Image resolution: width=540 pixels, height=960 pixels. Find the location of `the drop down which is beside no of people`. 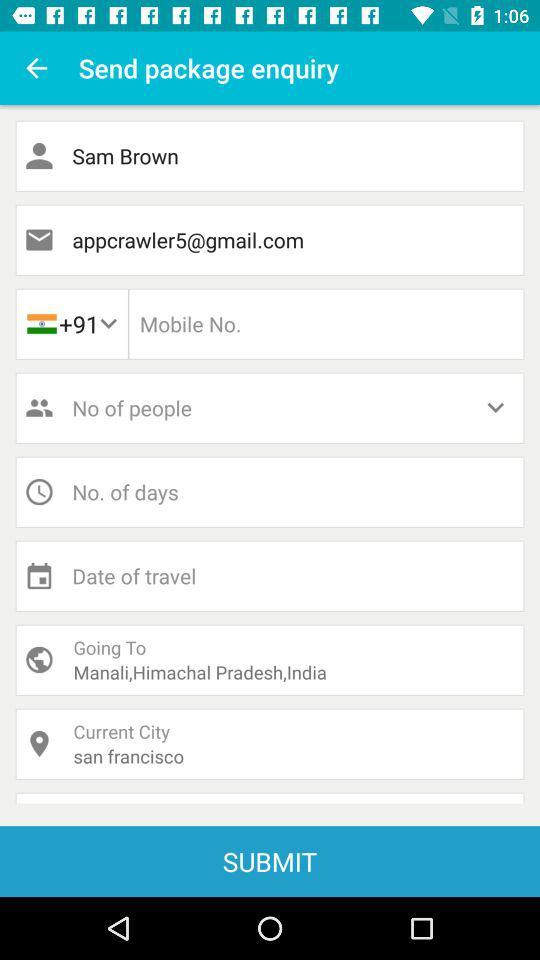

the drop down which is beside no of people is located at coordinates (504, 407).